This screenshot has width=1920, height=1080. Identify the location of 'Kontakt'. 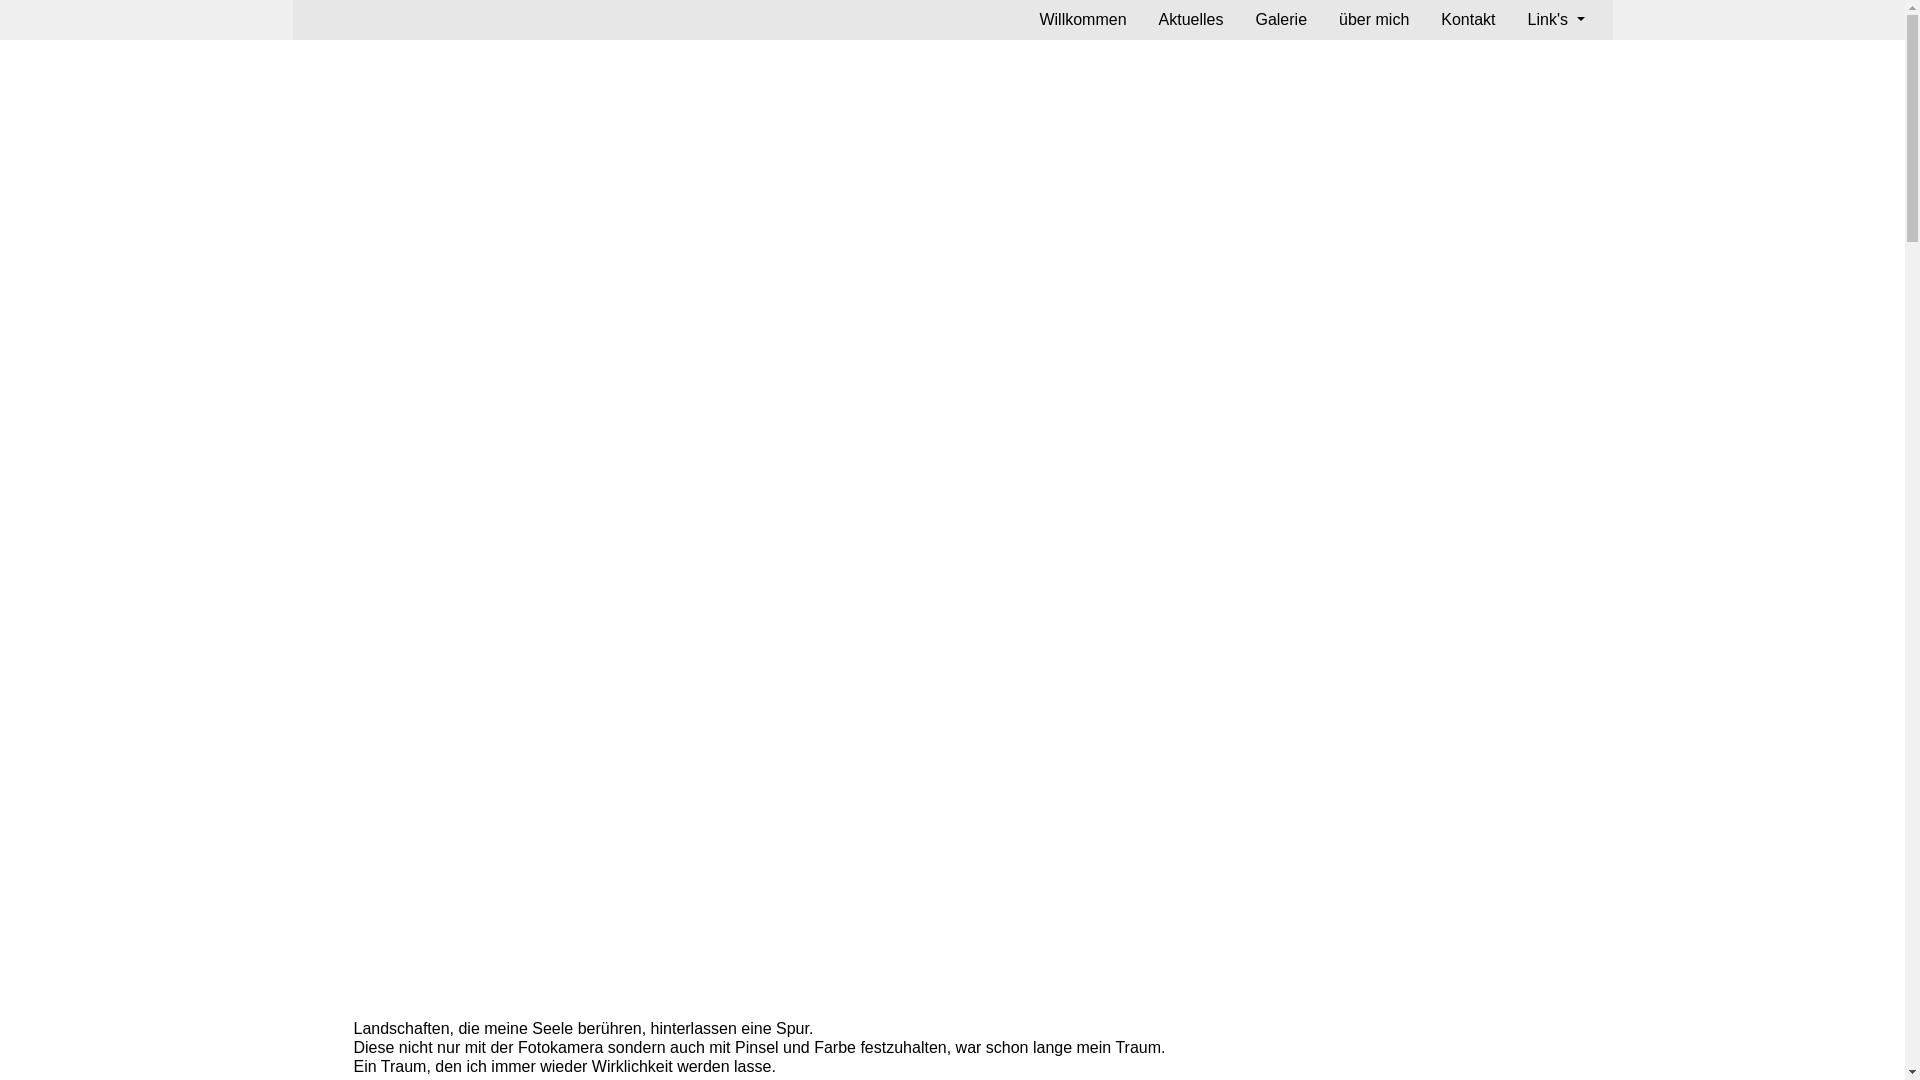
(1468, 19).